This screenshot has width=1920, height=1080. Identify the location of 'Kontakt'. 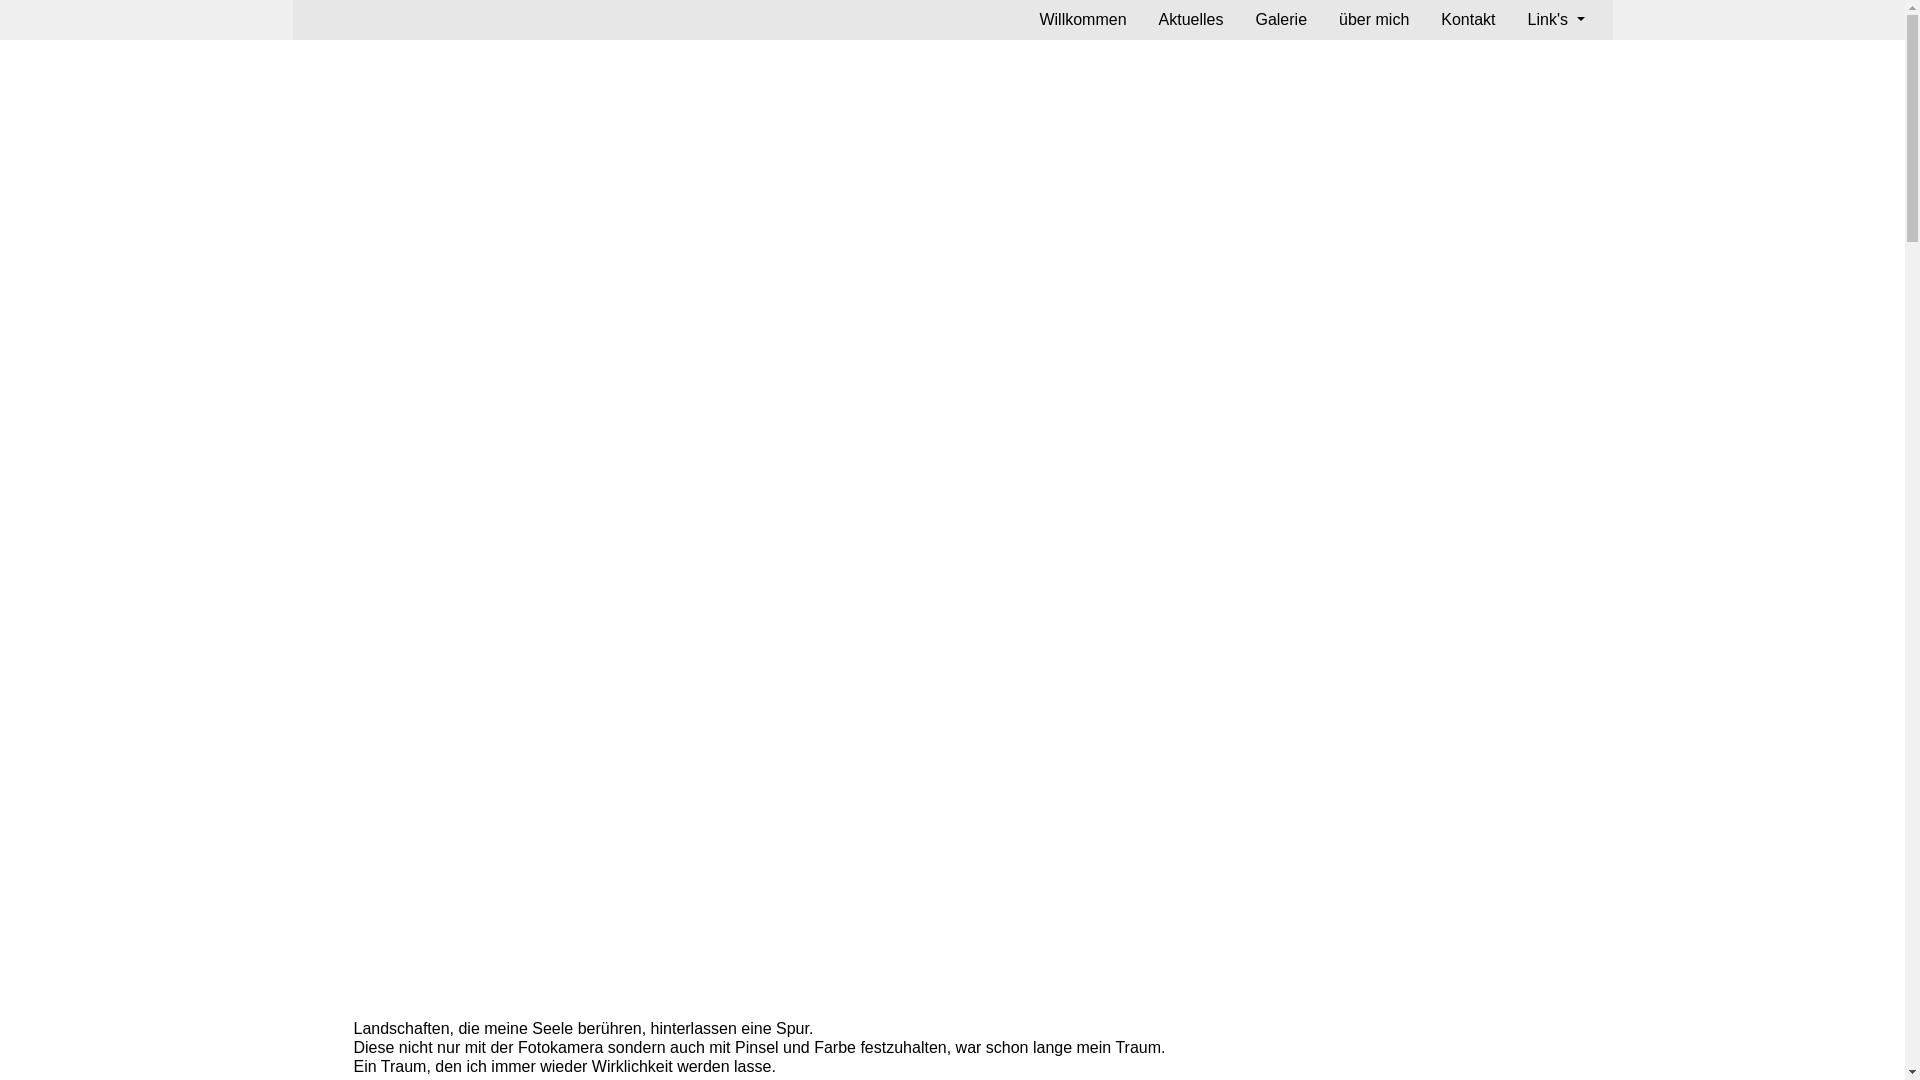
(1468, 19).